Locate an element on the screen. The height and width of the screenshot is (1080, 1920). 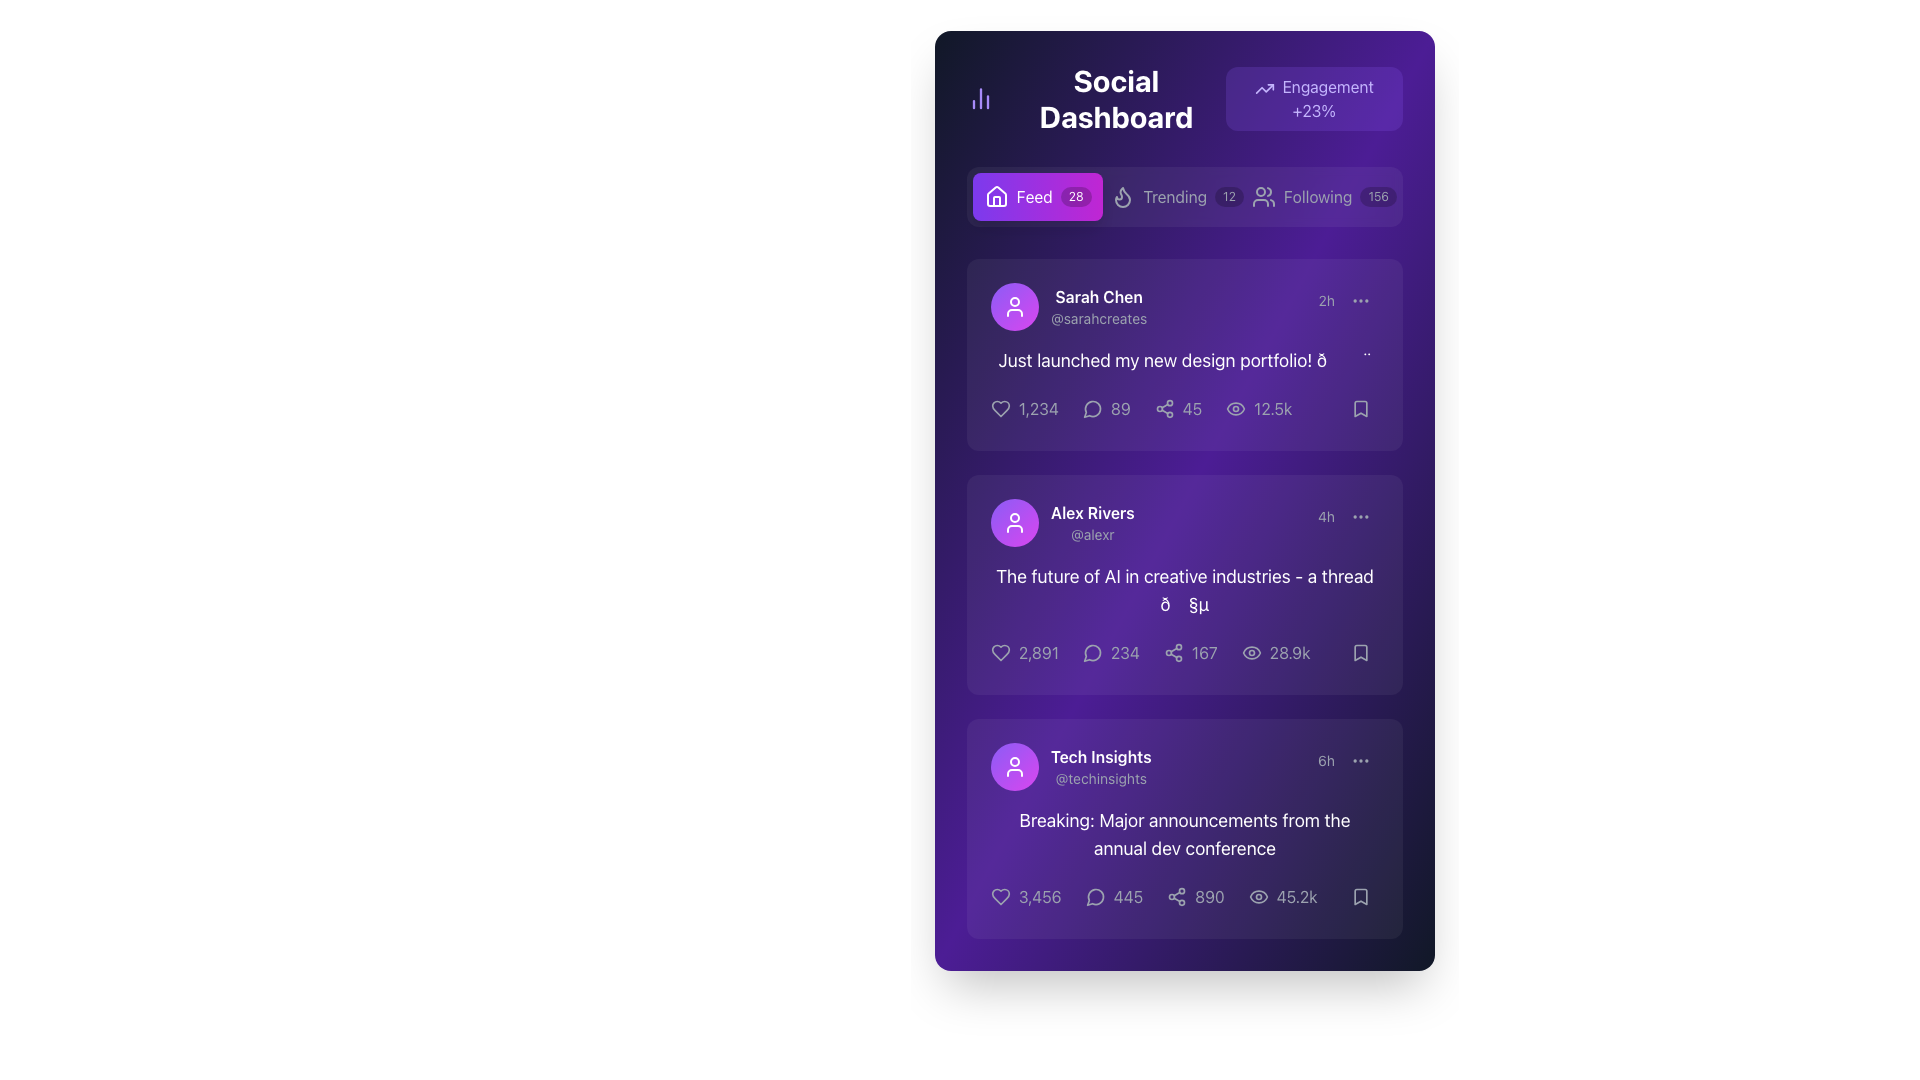
the bookmark button located in the bottom-right corner of the top post card in the feed section is located at coordinates (1360, 407).